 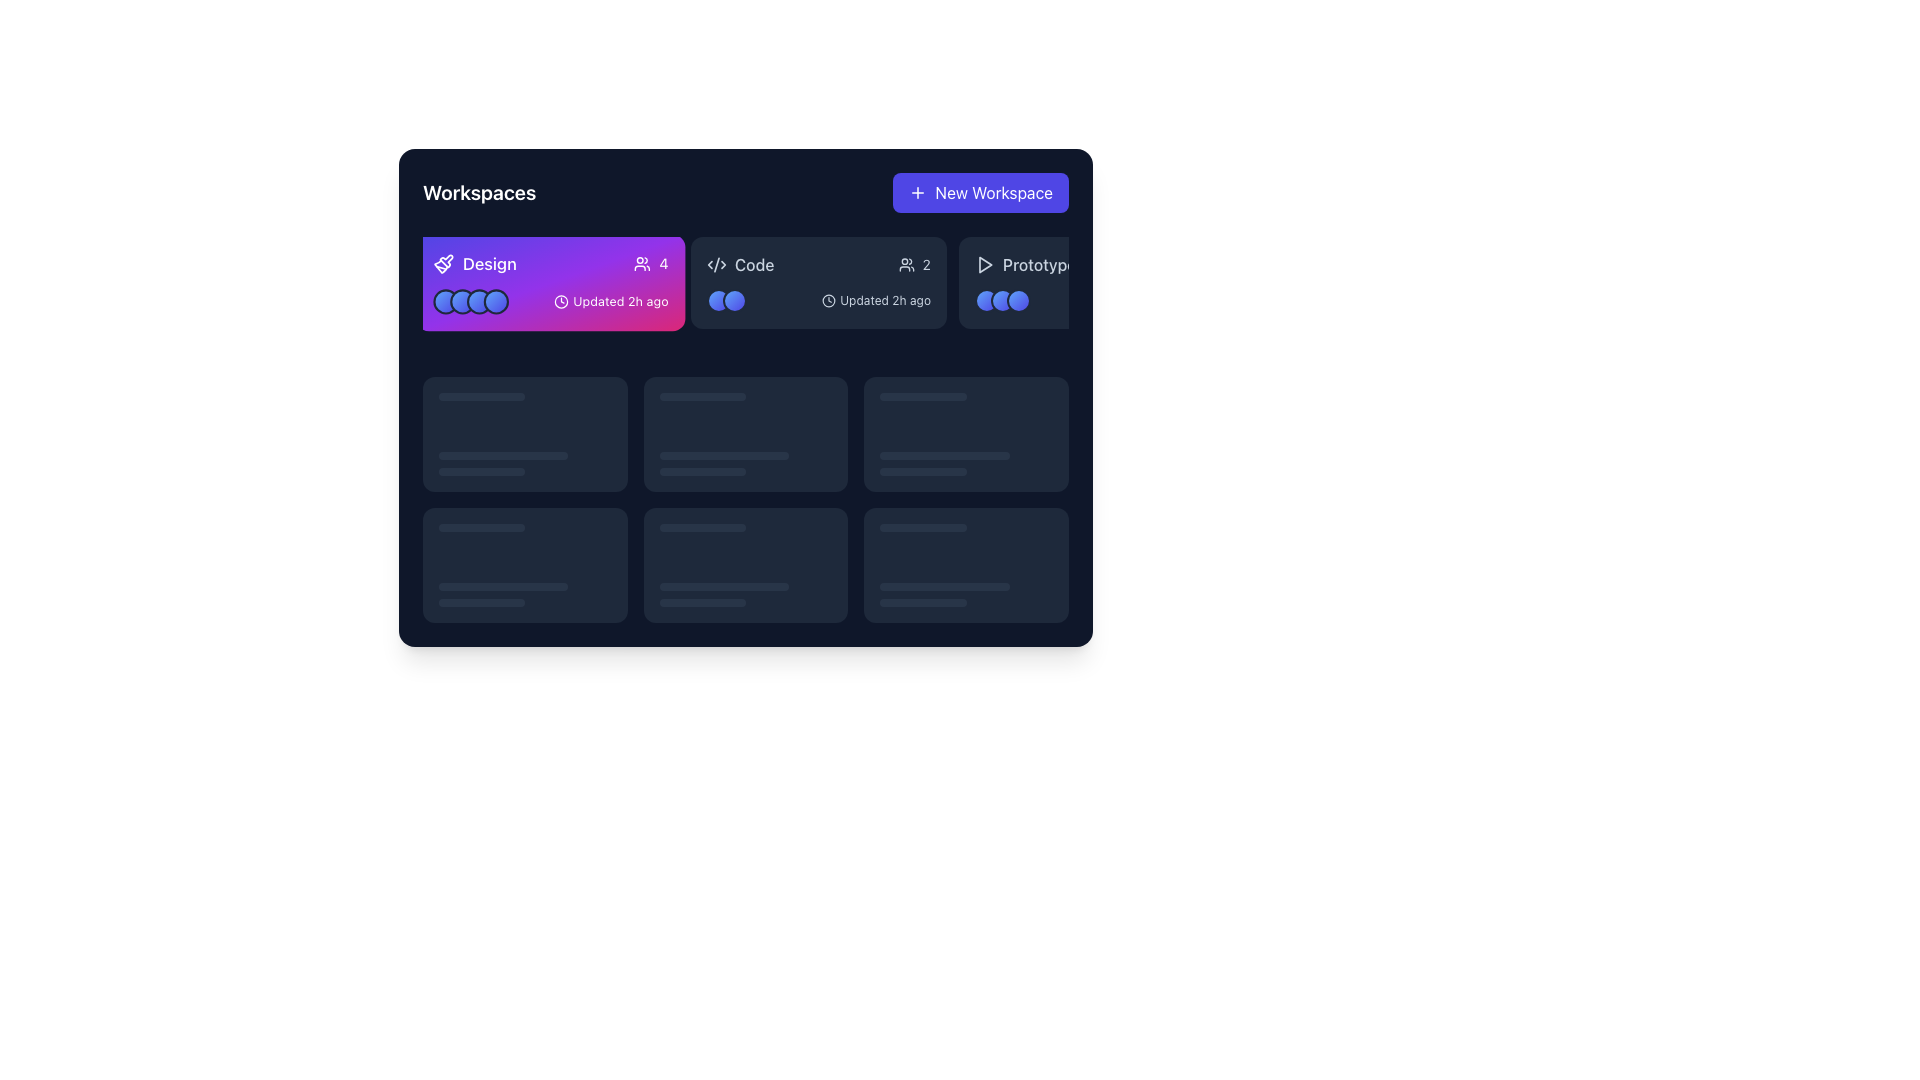 What do you see at coordinates (442, 263) in the screenshot?
I see `the design of the paintbrush icon located to the left of the 'Design' button, which features a minimalist outline and a vibrant background` at bounding box center [442, 263].